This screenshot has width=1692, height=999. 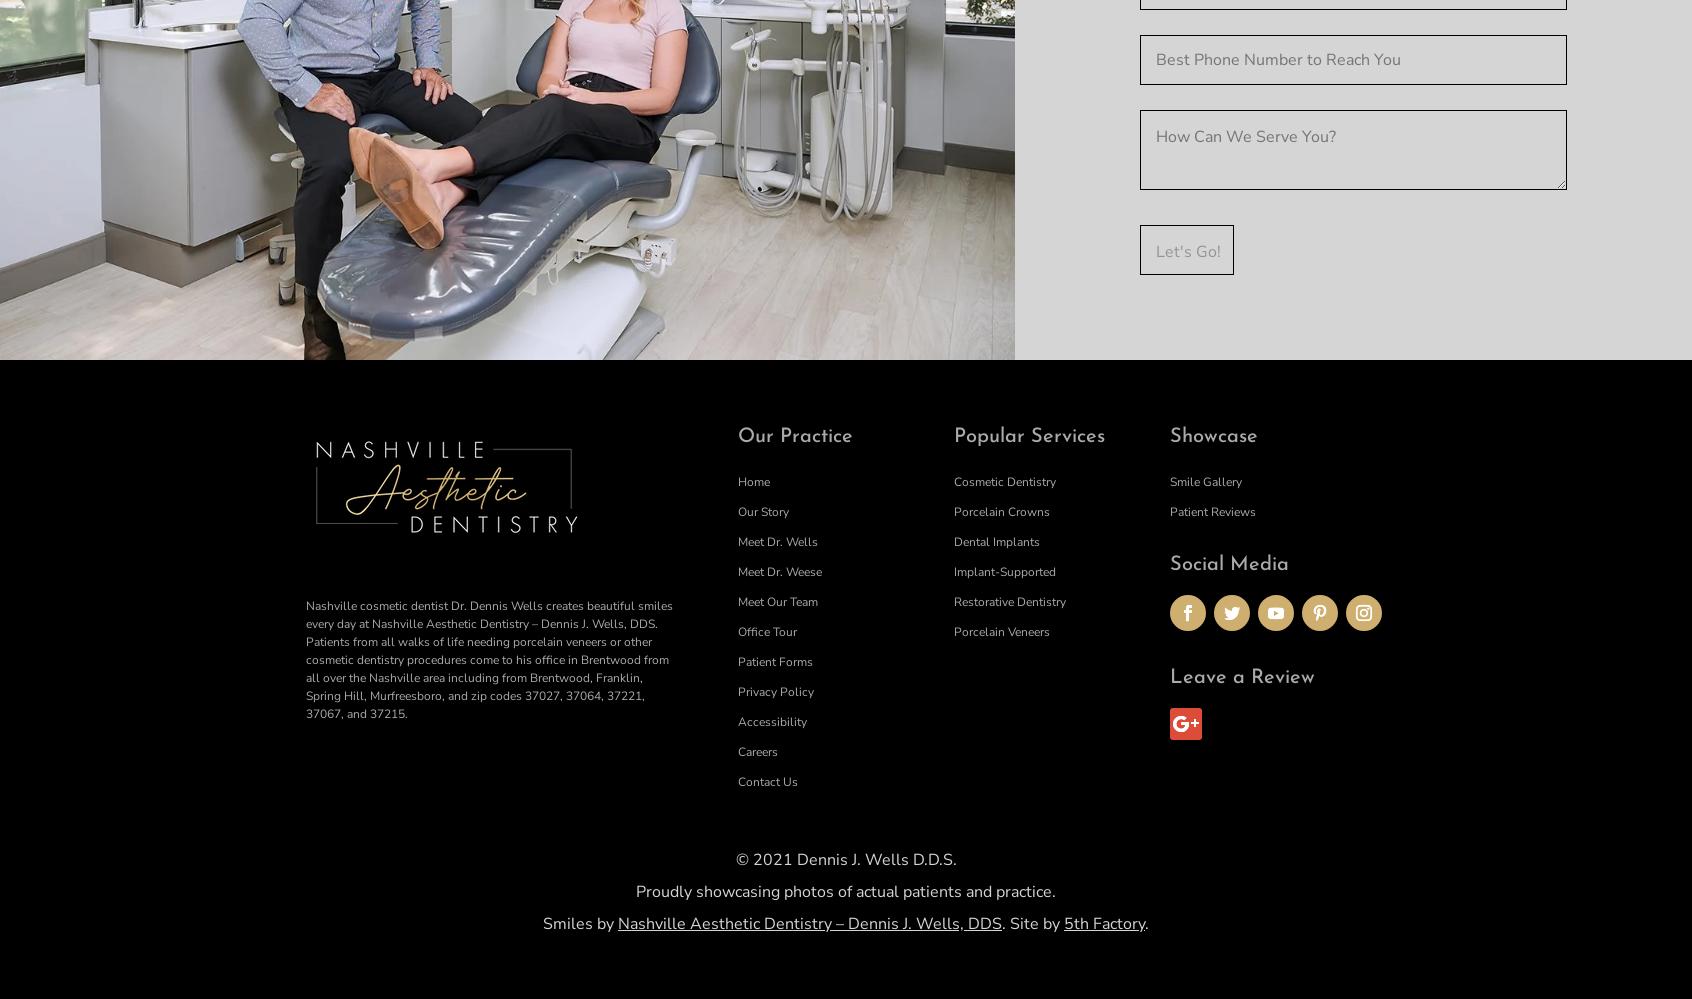 I want to click on 'Showcase', so click(x=1214, y=434).